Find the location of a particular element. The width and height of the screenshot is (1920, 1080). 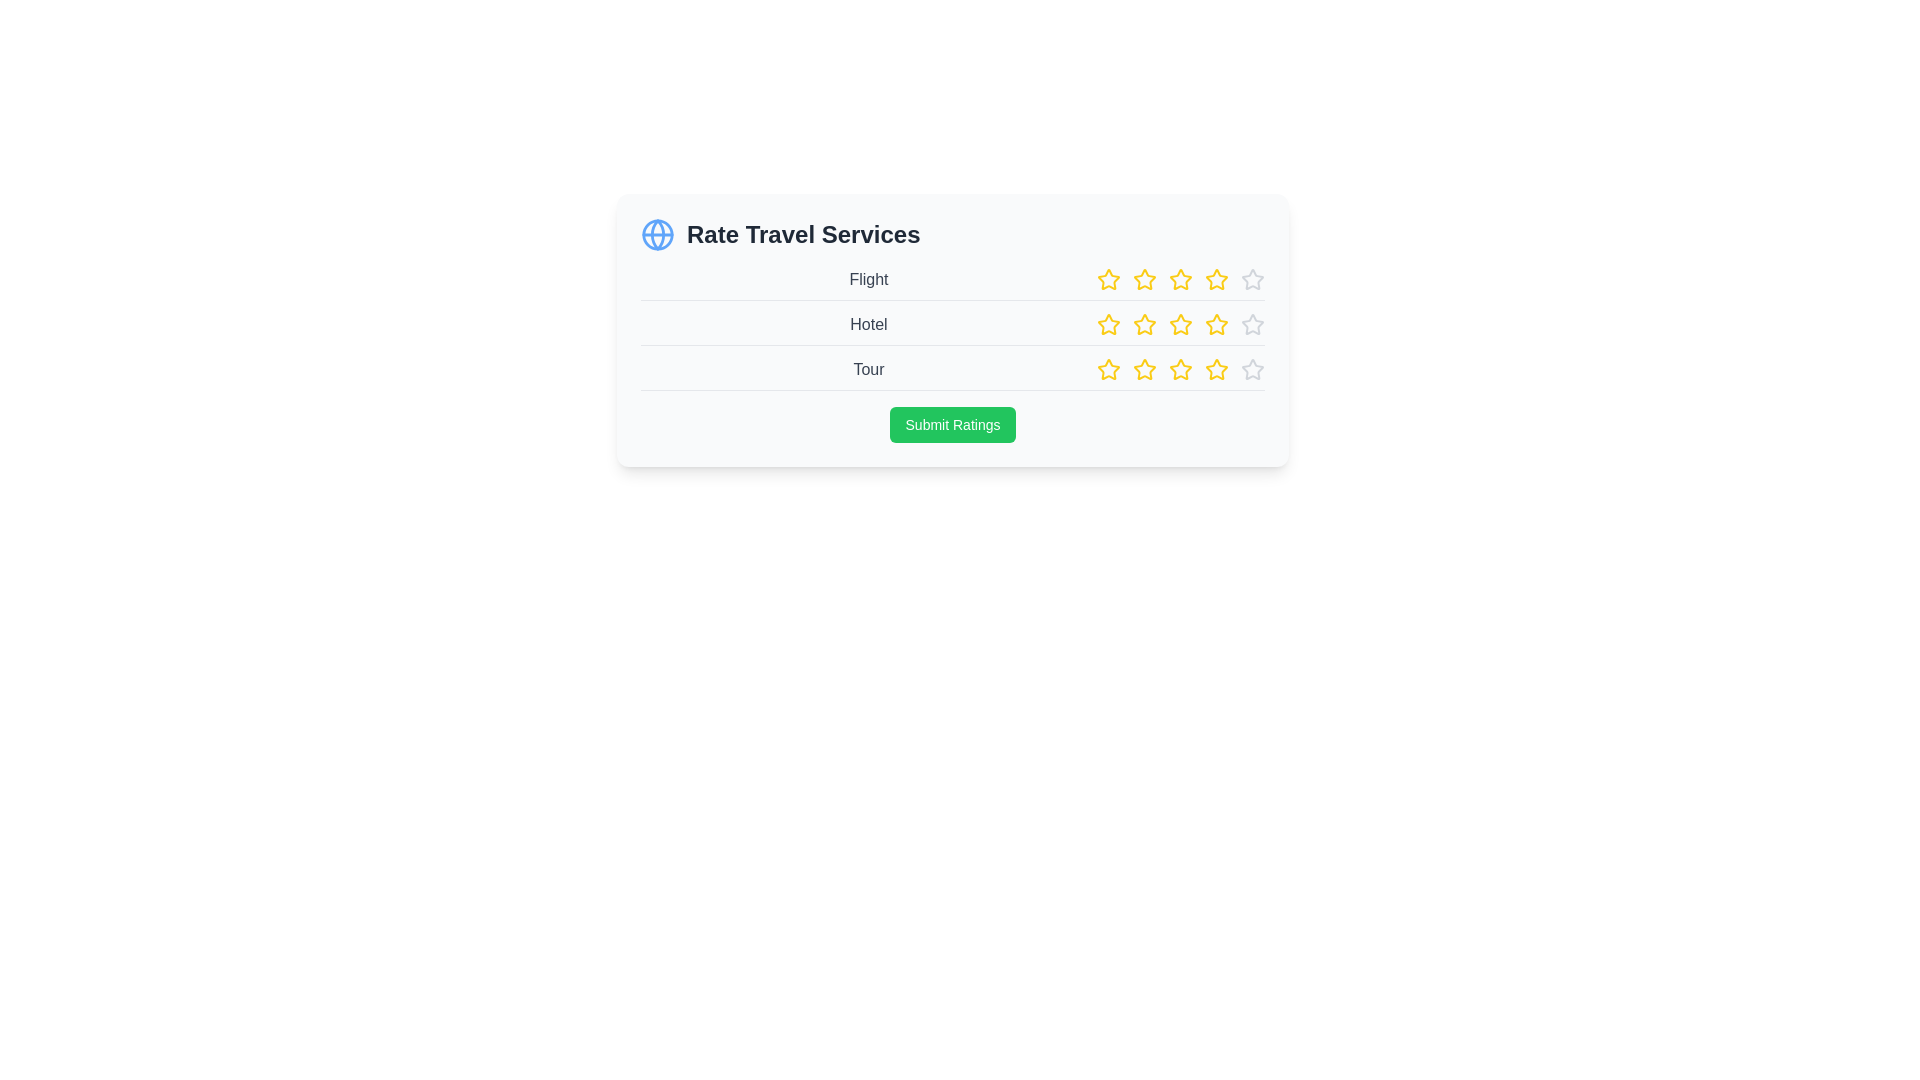

the yellow star-shaped icon in the second column of the 'Flight' rating row is located at coordinates (1107, 279).